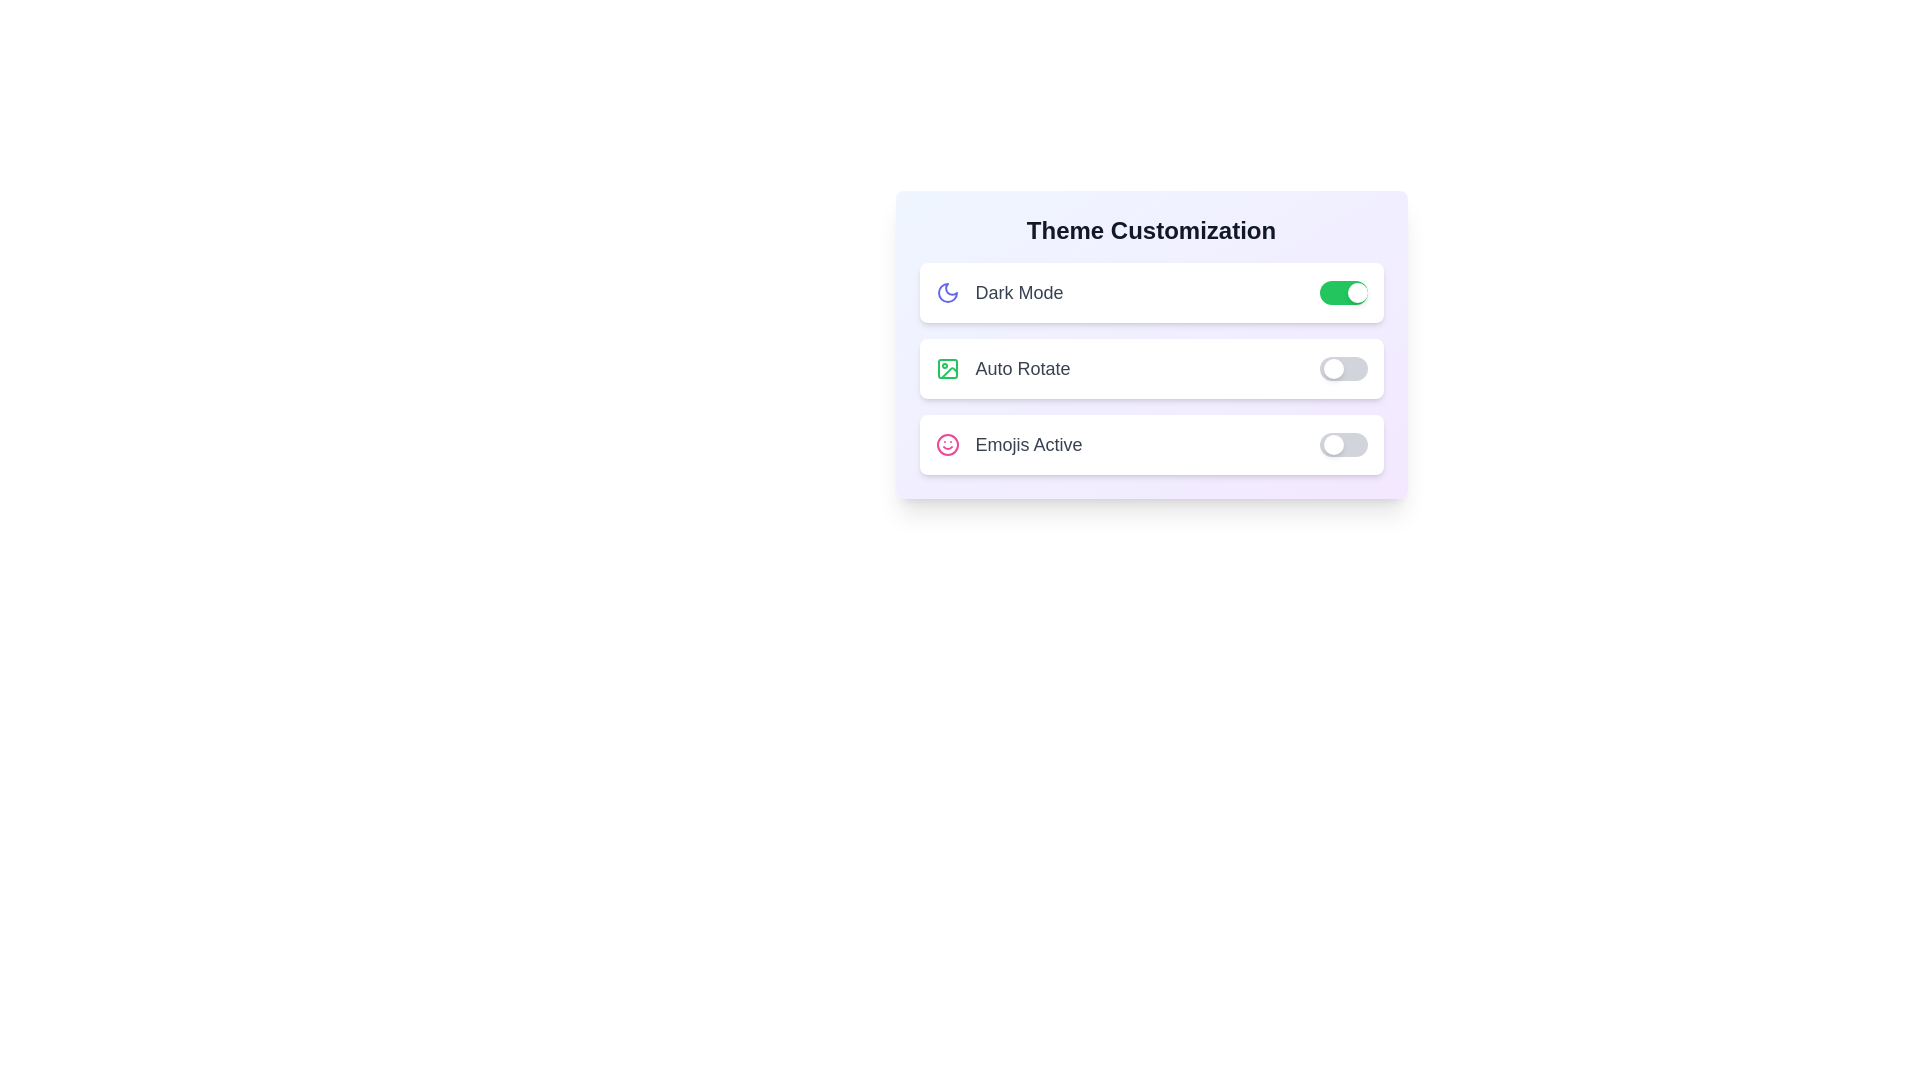 The width and height of the screenshot is (1920, 1080). Describe the element at coordinates (1003, 369) in the screenshot. I see `the 'auto Rotate' label element, which is the second item in the vertical list within the 'Theme Customization' section, positioned between 'Dark Mode' and 'Emojis Active'` at that location.